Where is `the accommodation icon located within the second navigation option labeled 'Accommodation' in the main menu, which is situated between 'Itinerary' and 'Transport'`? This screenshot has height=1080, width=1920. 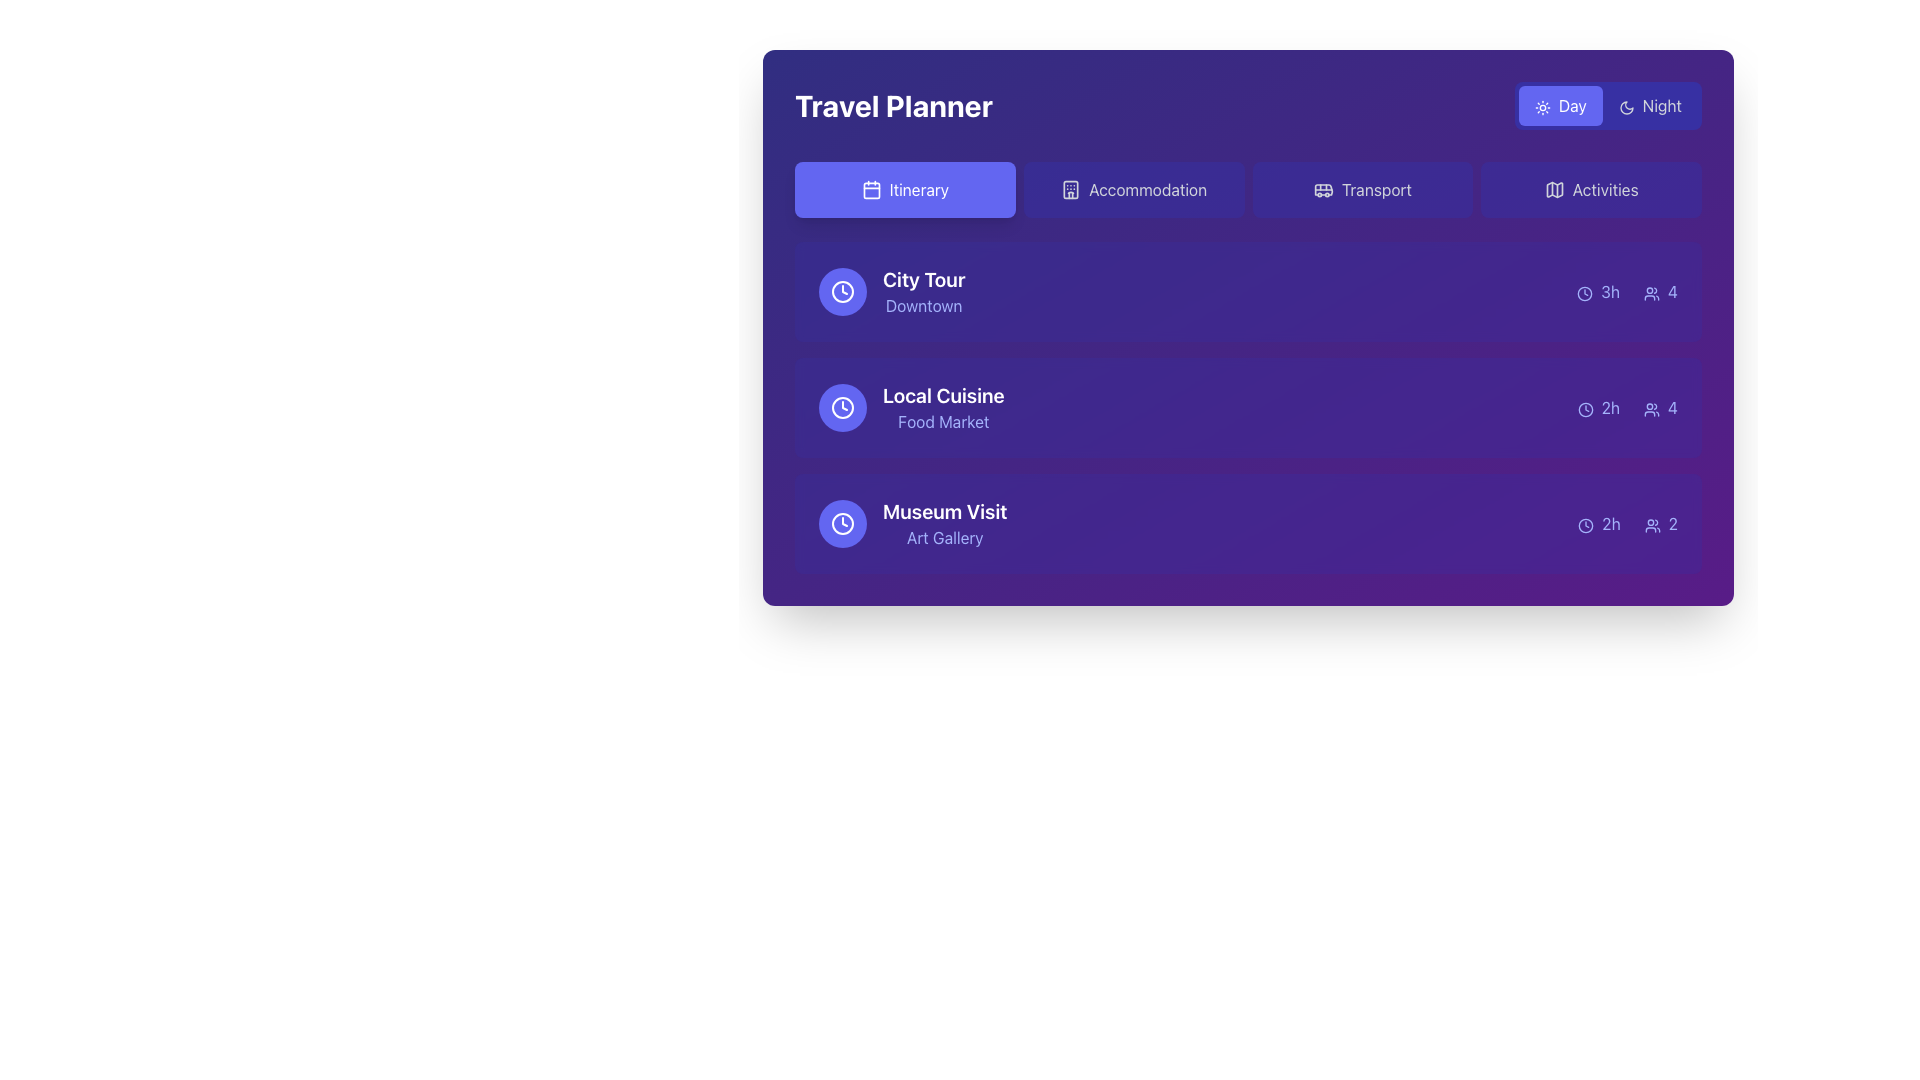 the accommodation icon located within the second navigation option labeled 'Accommodation' in the main menu, which is situated between 'Itinerary' and 'Transport' is located at coordinates (1069, 189).